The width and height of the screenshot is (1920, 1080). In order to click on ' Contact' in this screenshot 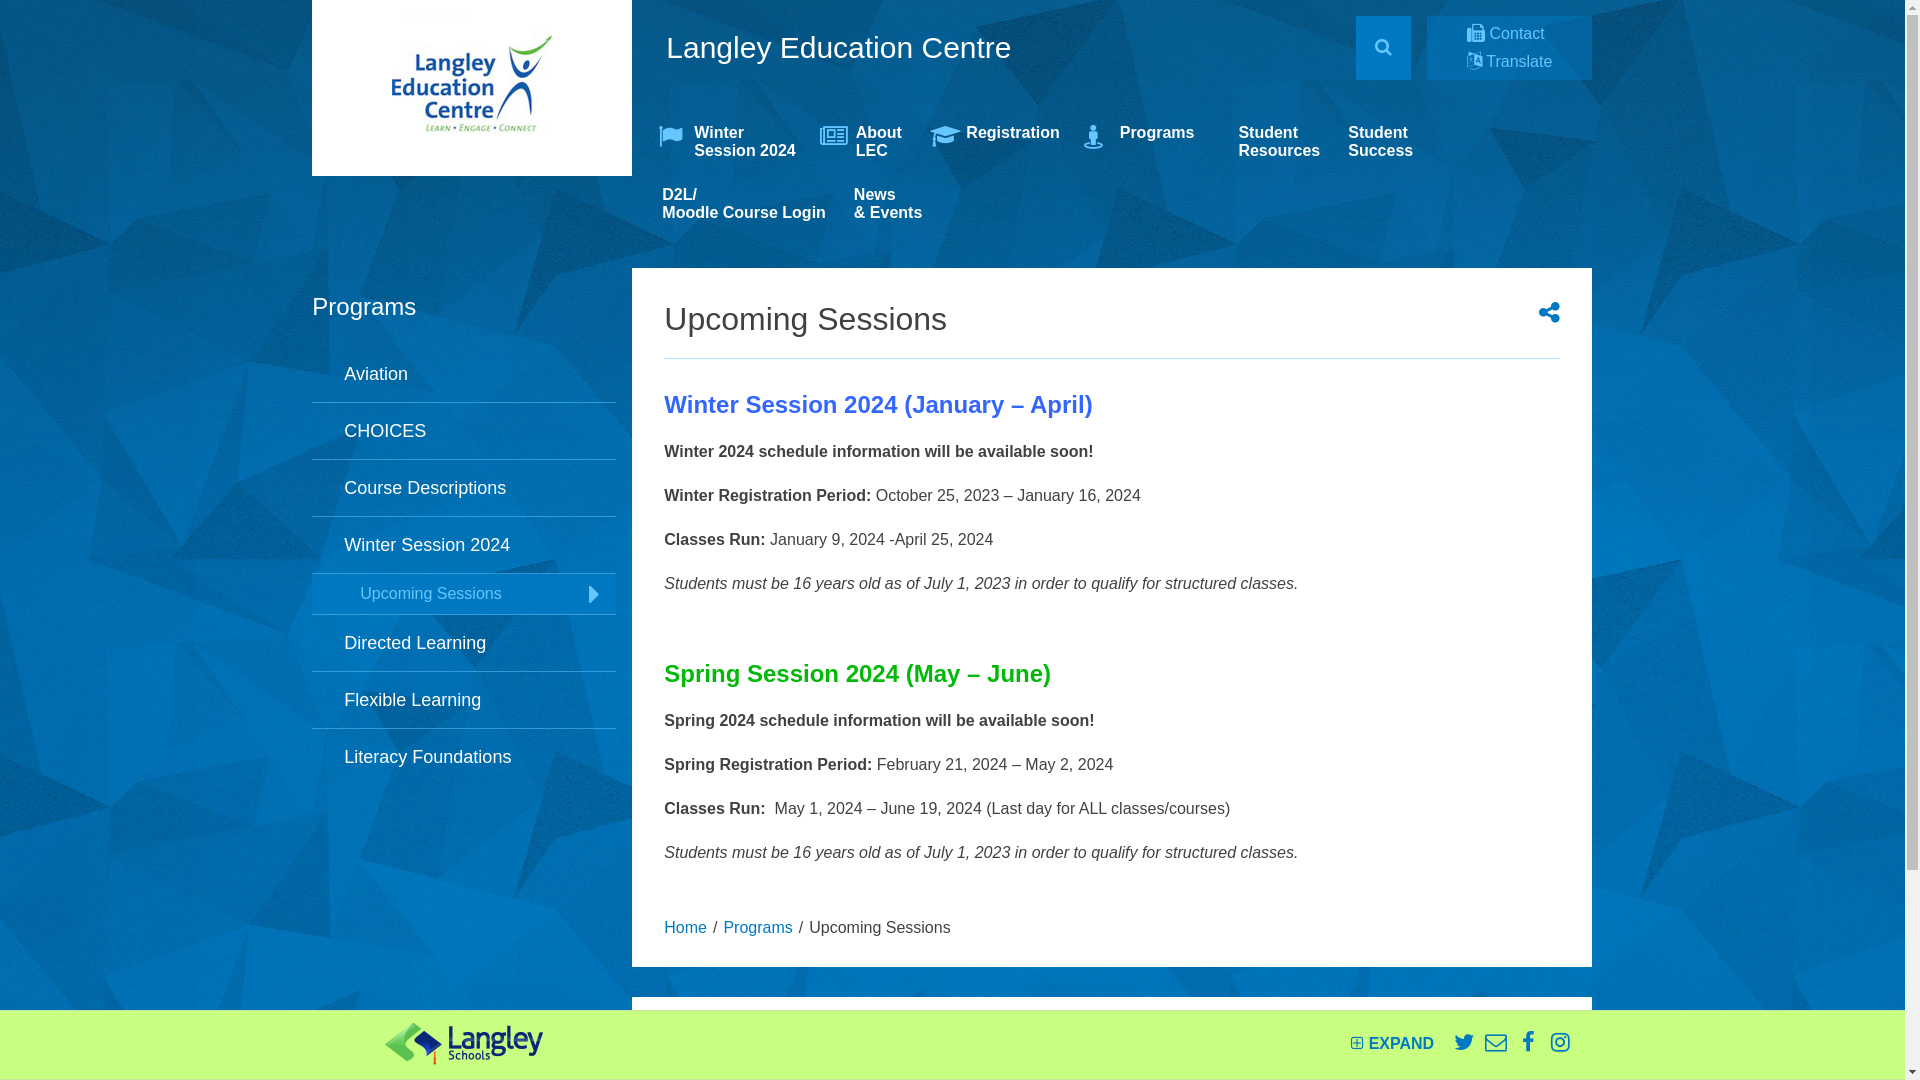, I will do `click(1506, 33)`.